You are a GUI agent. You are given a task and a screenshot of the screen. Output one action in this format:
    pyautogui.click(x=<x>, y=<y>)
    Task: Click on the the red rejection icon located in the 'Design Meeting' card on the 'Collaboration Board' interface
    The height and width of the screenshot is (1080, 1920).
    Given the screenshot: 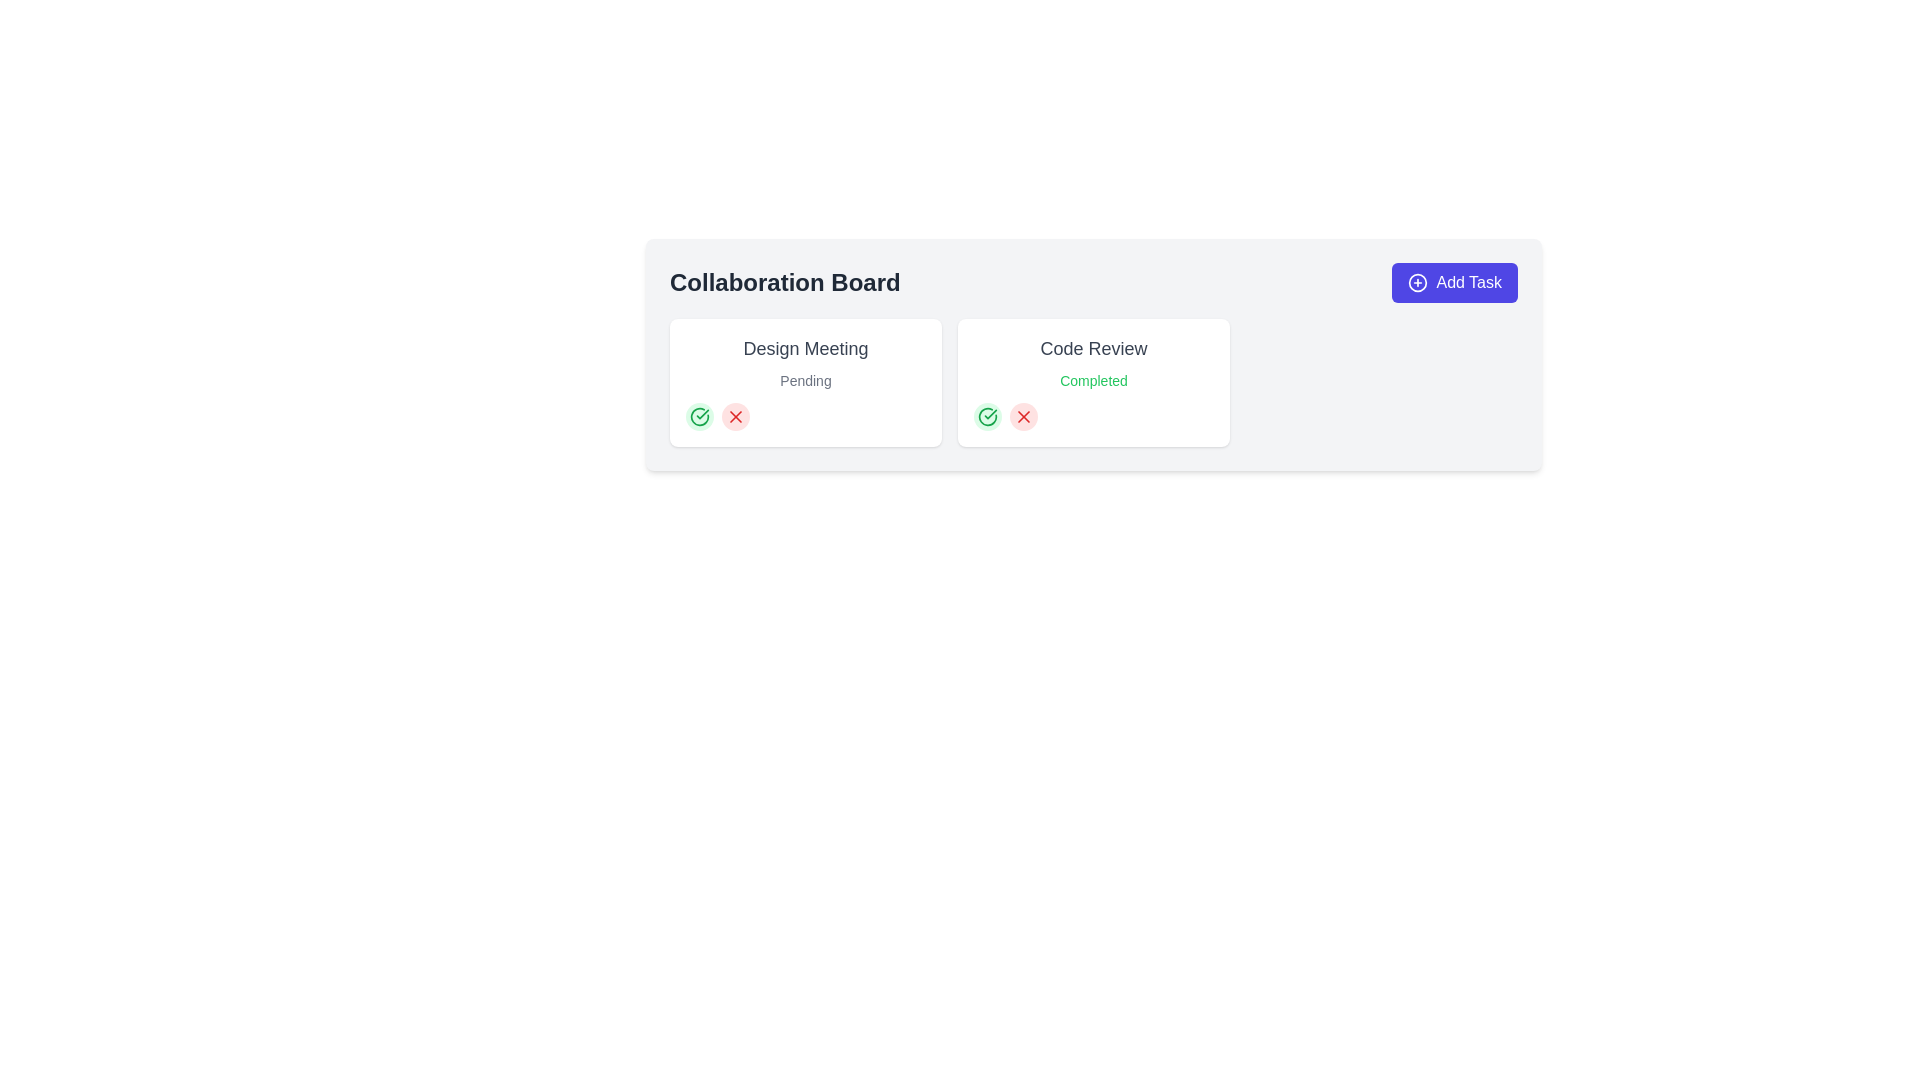 What is the action you would take?
    pyautogui.click(x=734, y=415)
    